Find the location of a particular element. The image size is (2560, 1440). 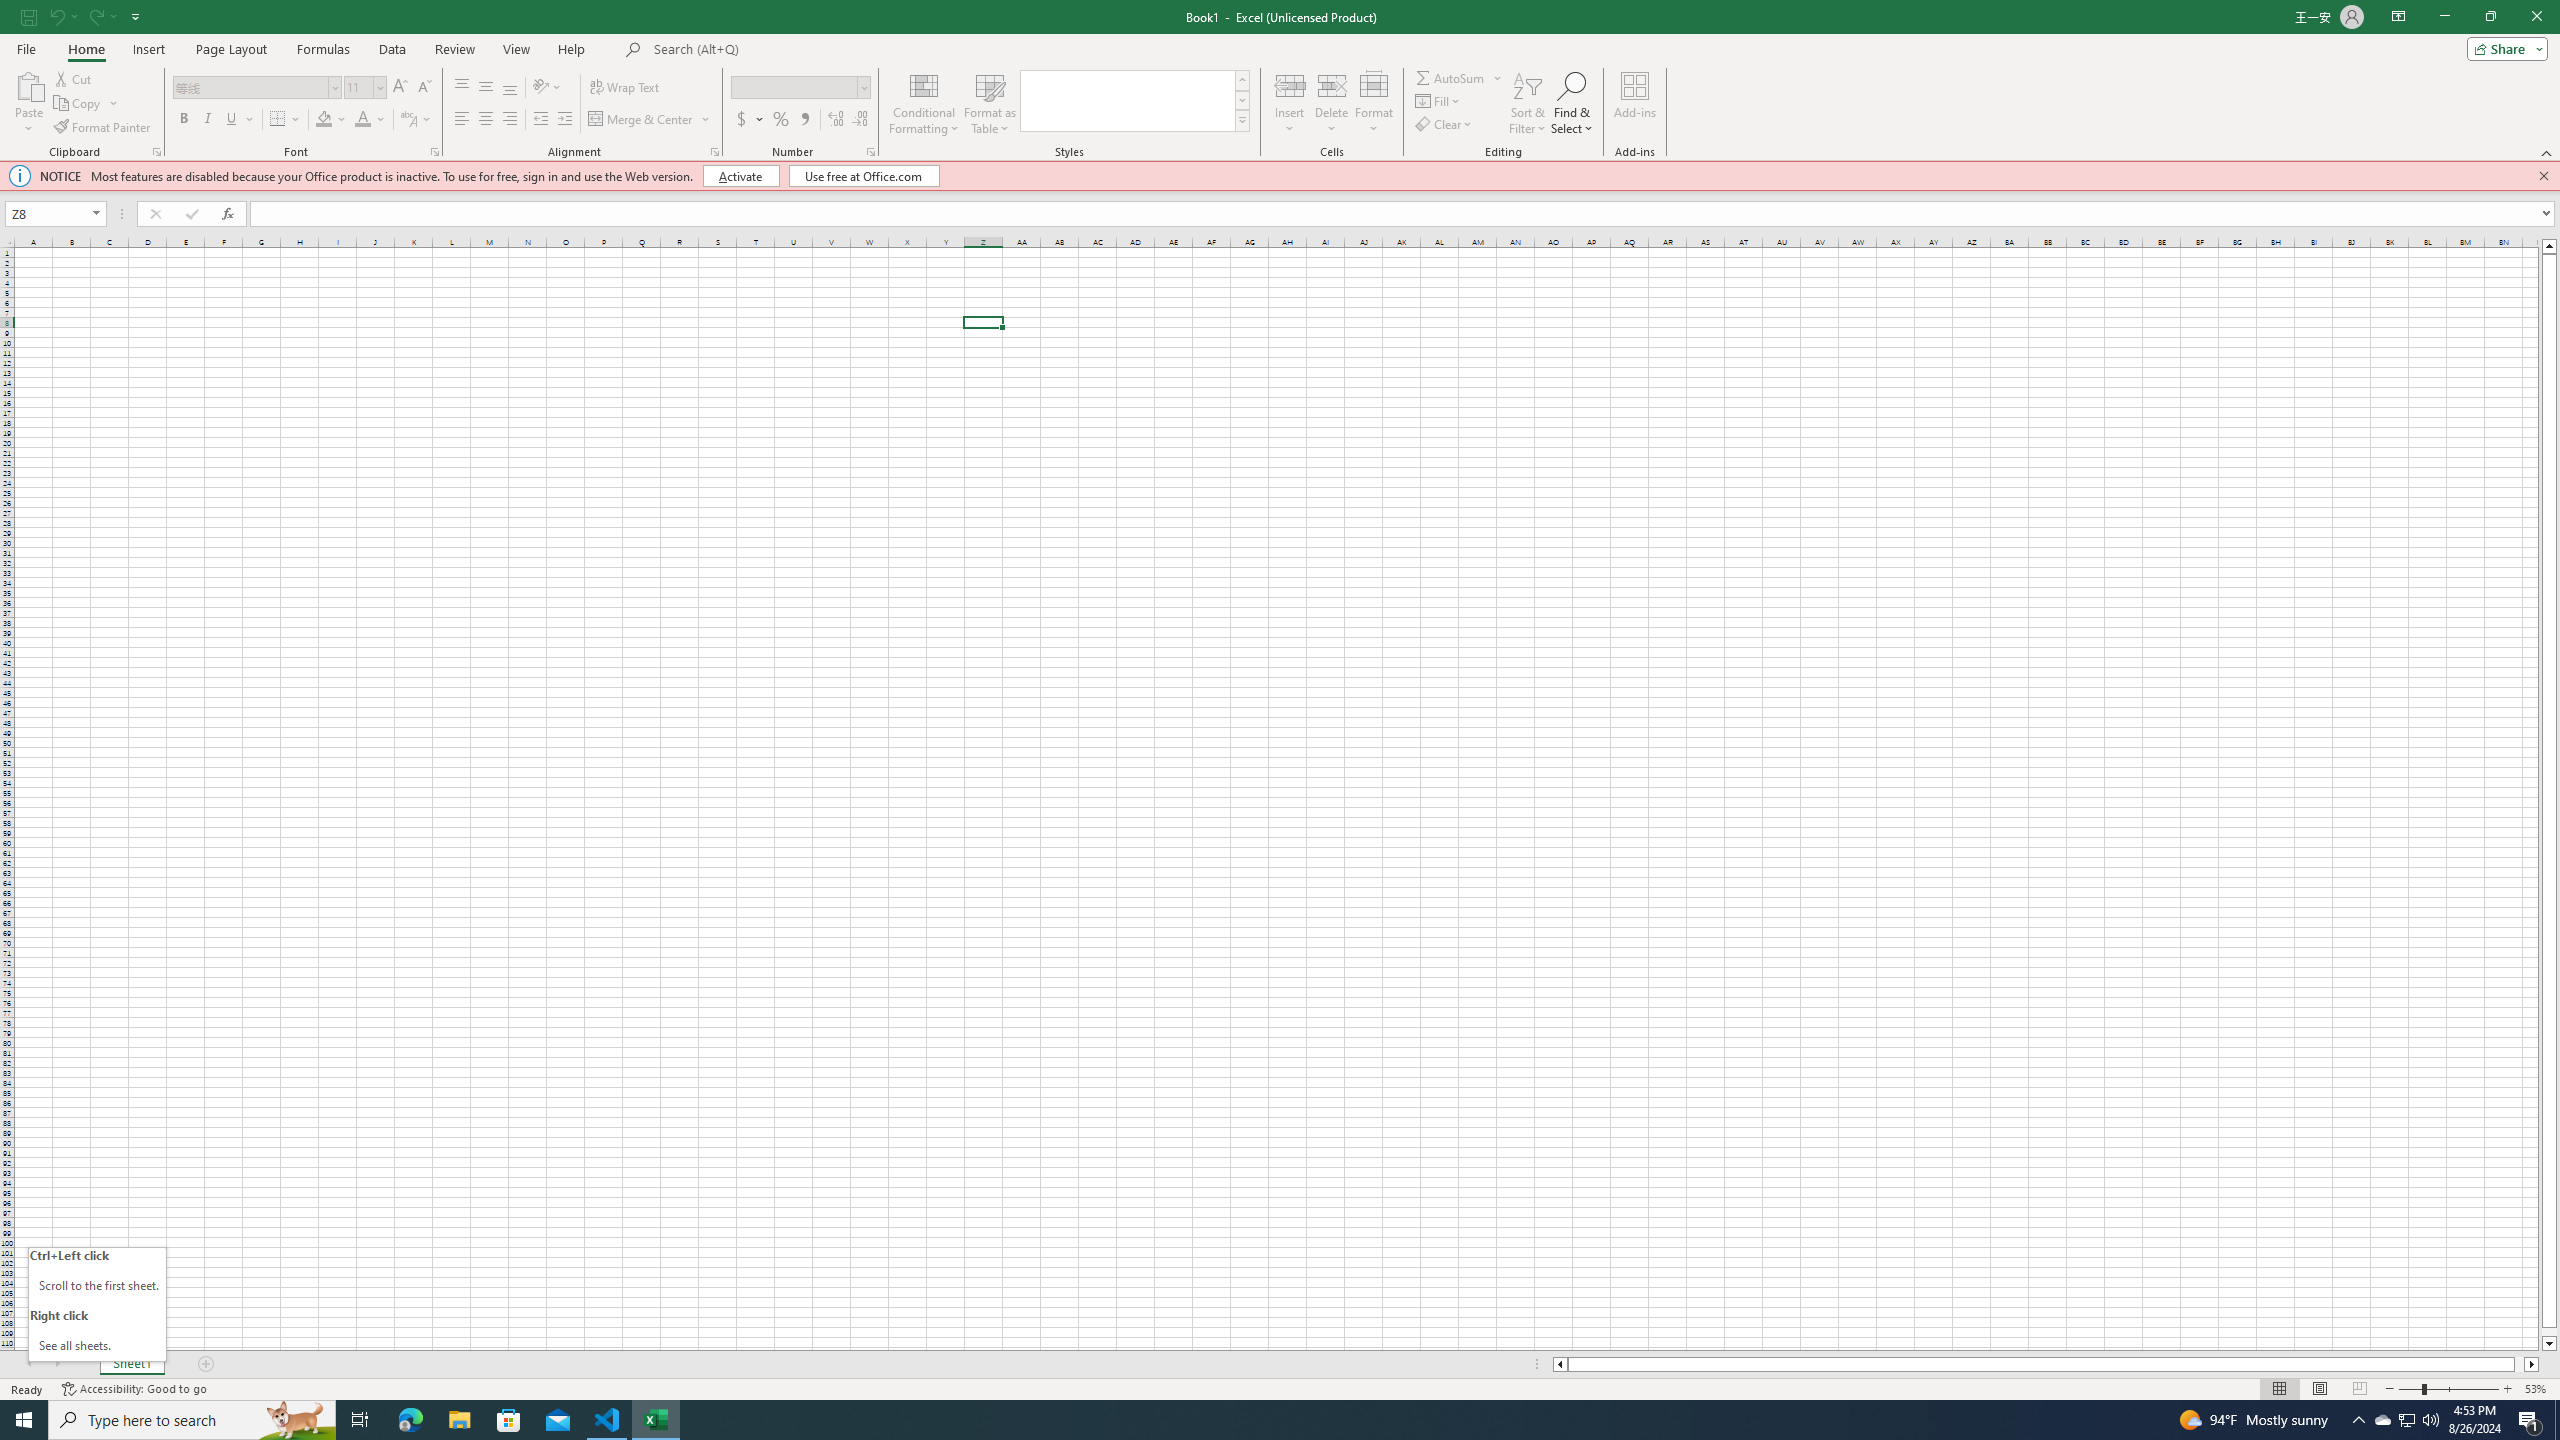

'Orientation' is located at coordinates (546, 87).